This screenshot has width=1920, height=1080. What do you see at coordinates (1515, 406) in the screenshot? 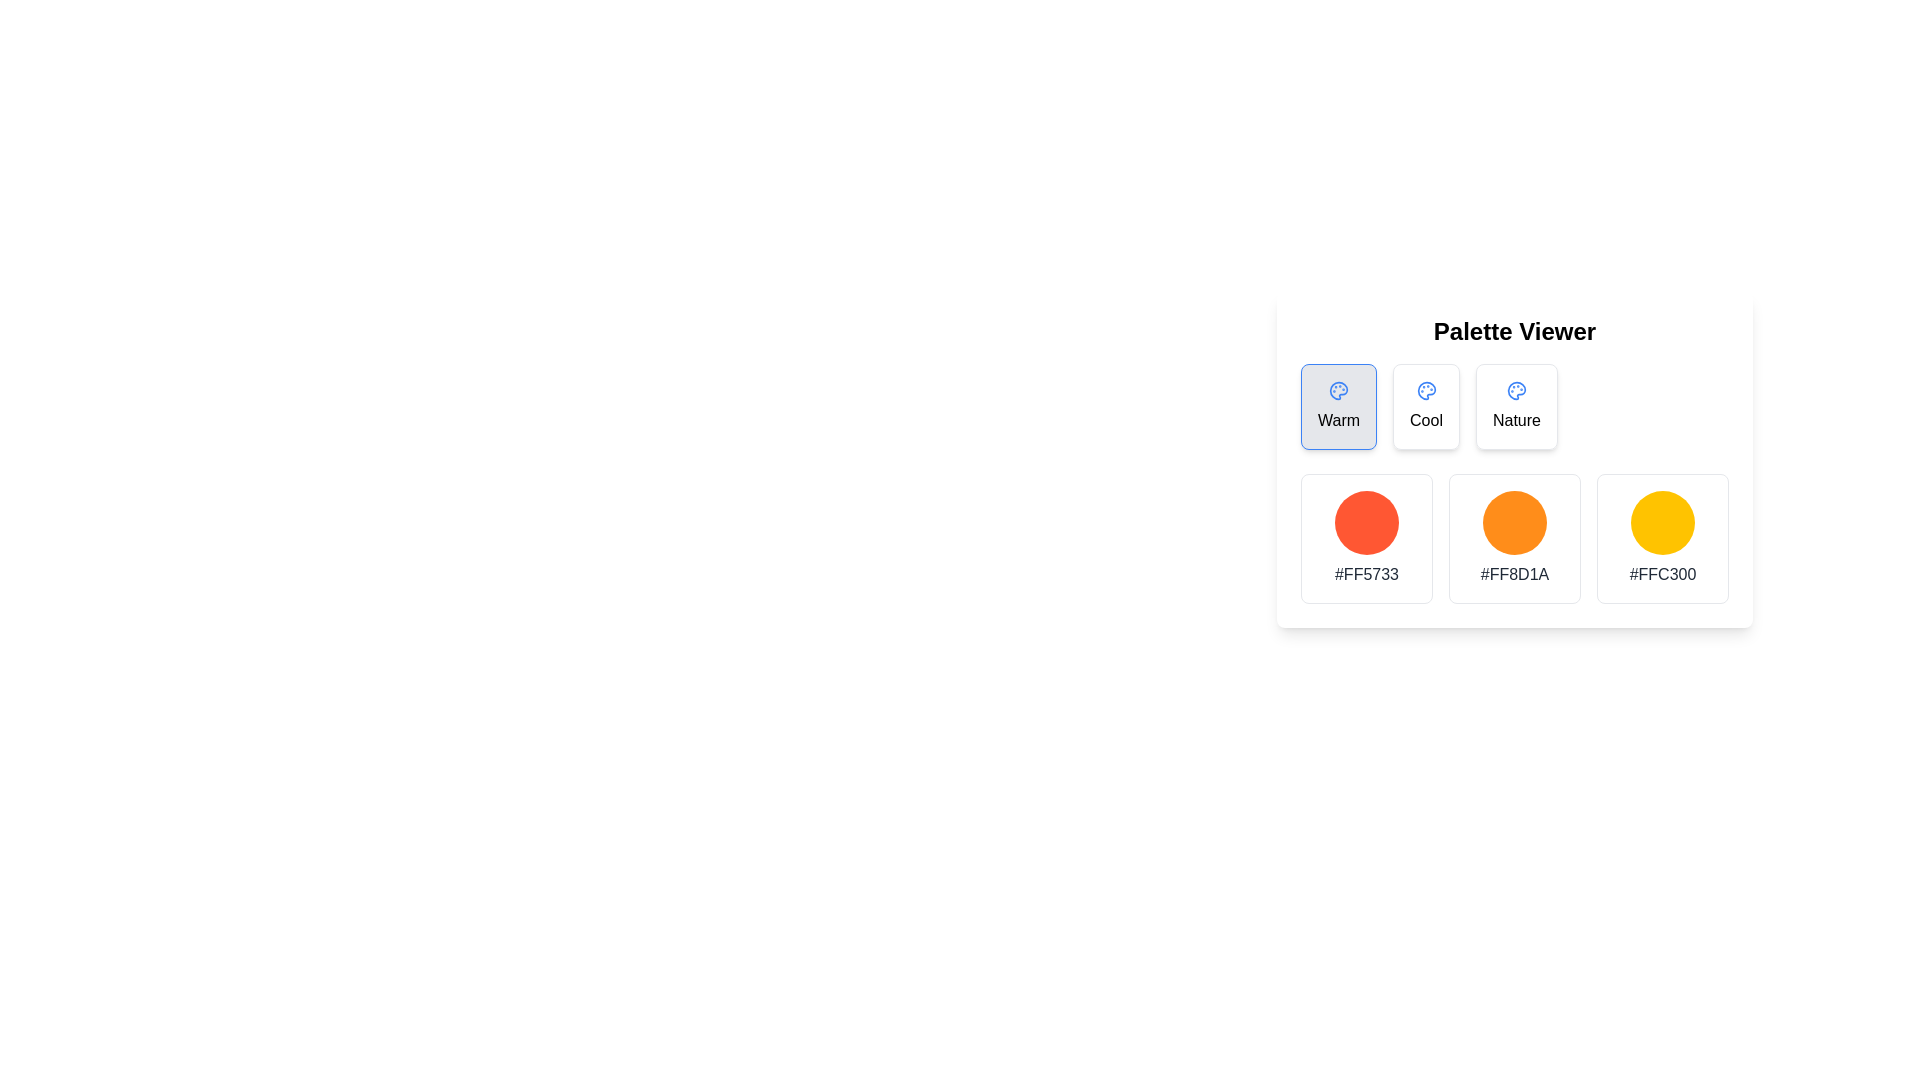
I see `the clickable card labeled 'Nature' which is the third card in a row of three cards beneath the 'Palette Viewer' heading` at bounding box center [1515, 406].